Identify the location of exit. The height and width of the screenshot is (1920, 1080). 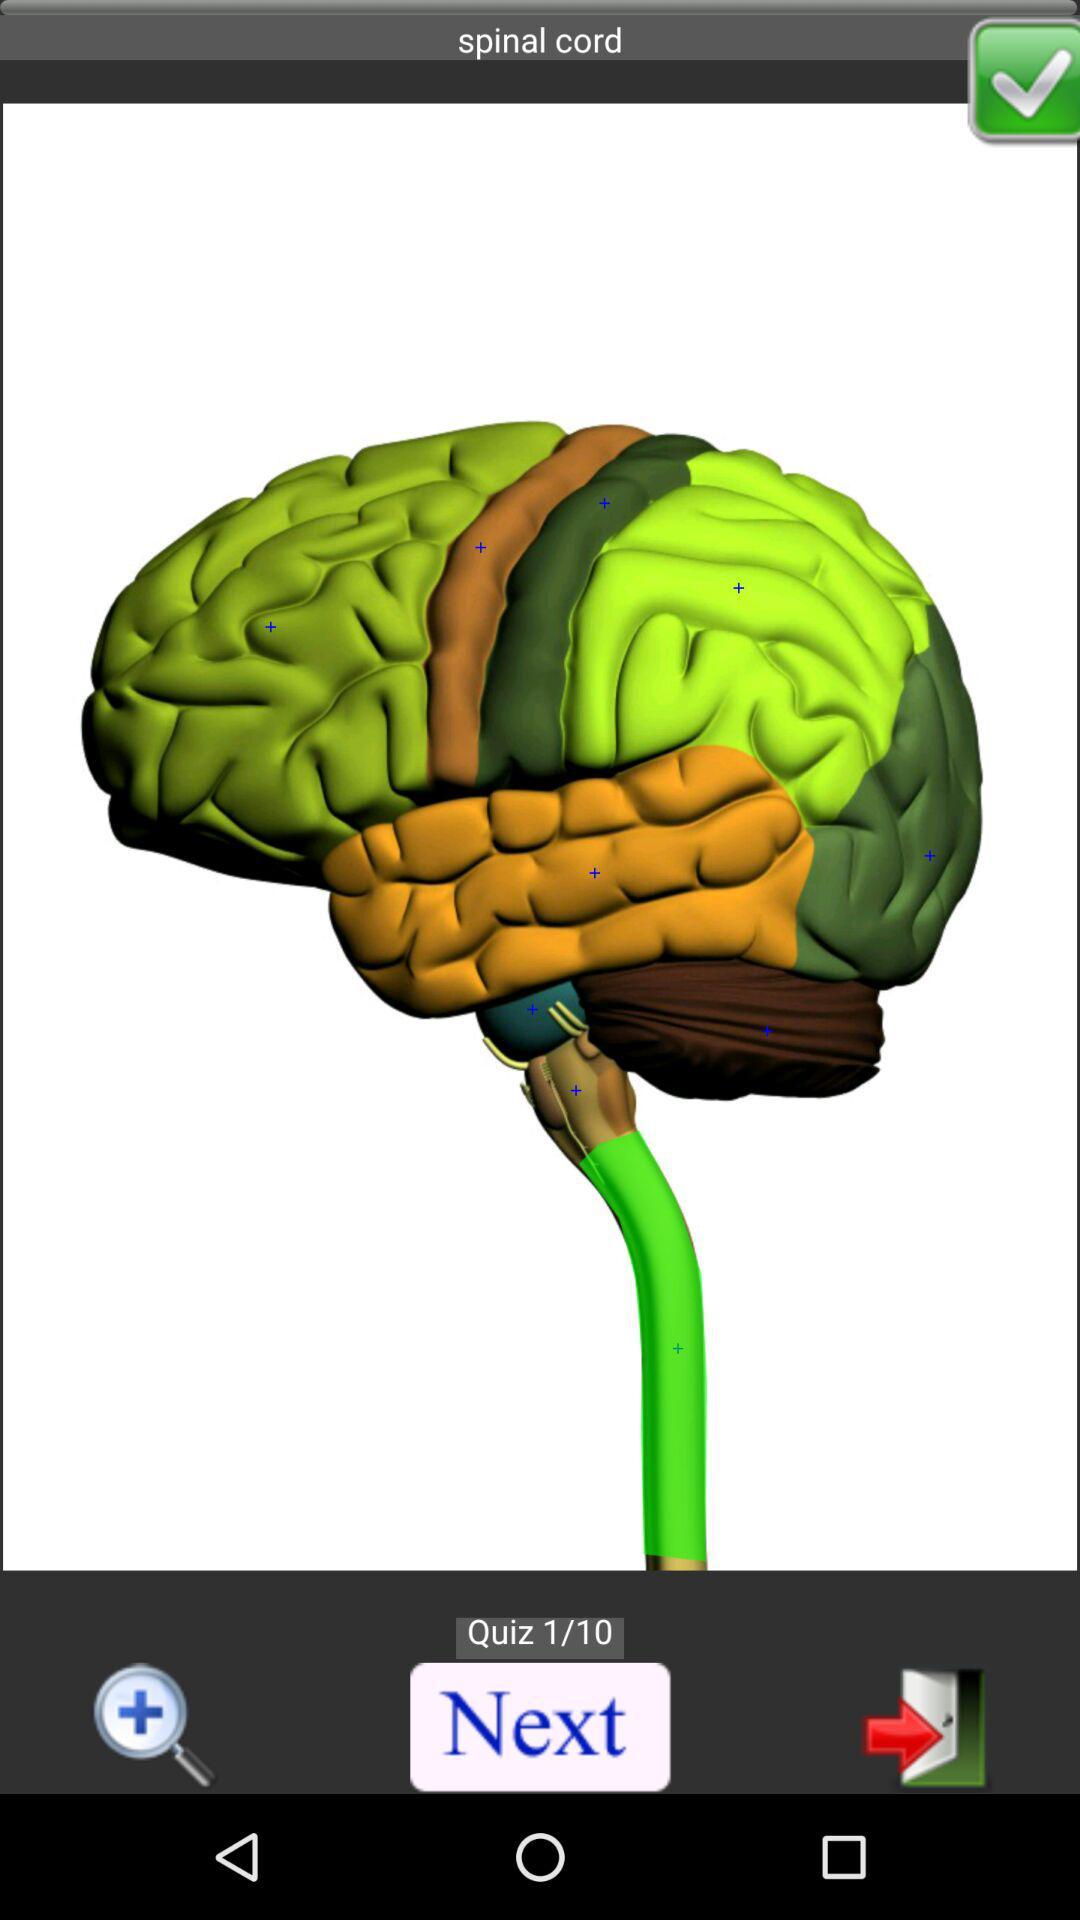
(926, 1725).